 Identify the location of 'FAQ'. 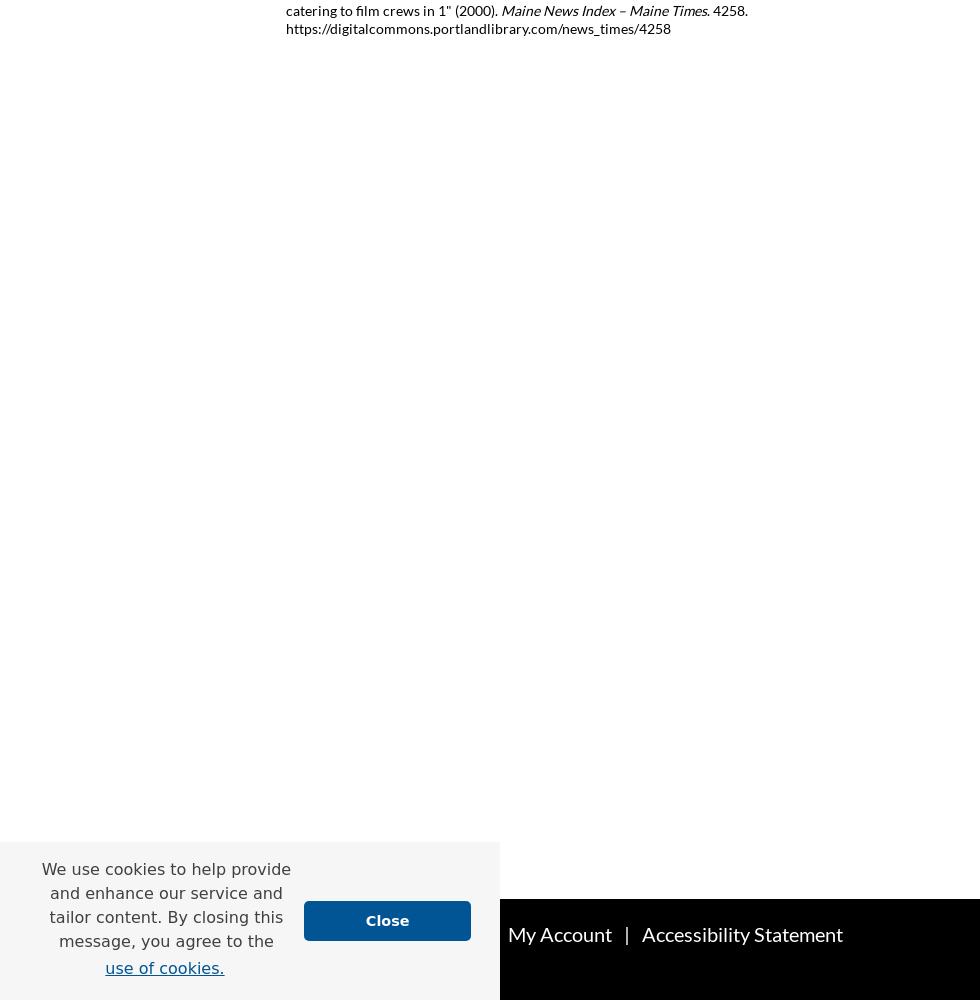
(457, 934).